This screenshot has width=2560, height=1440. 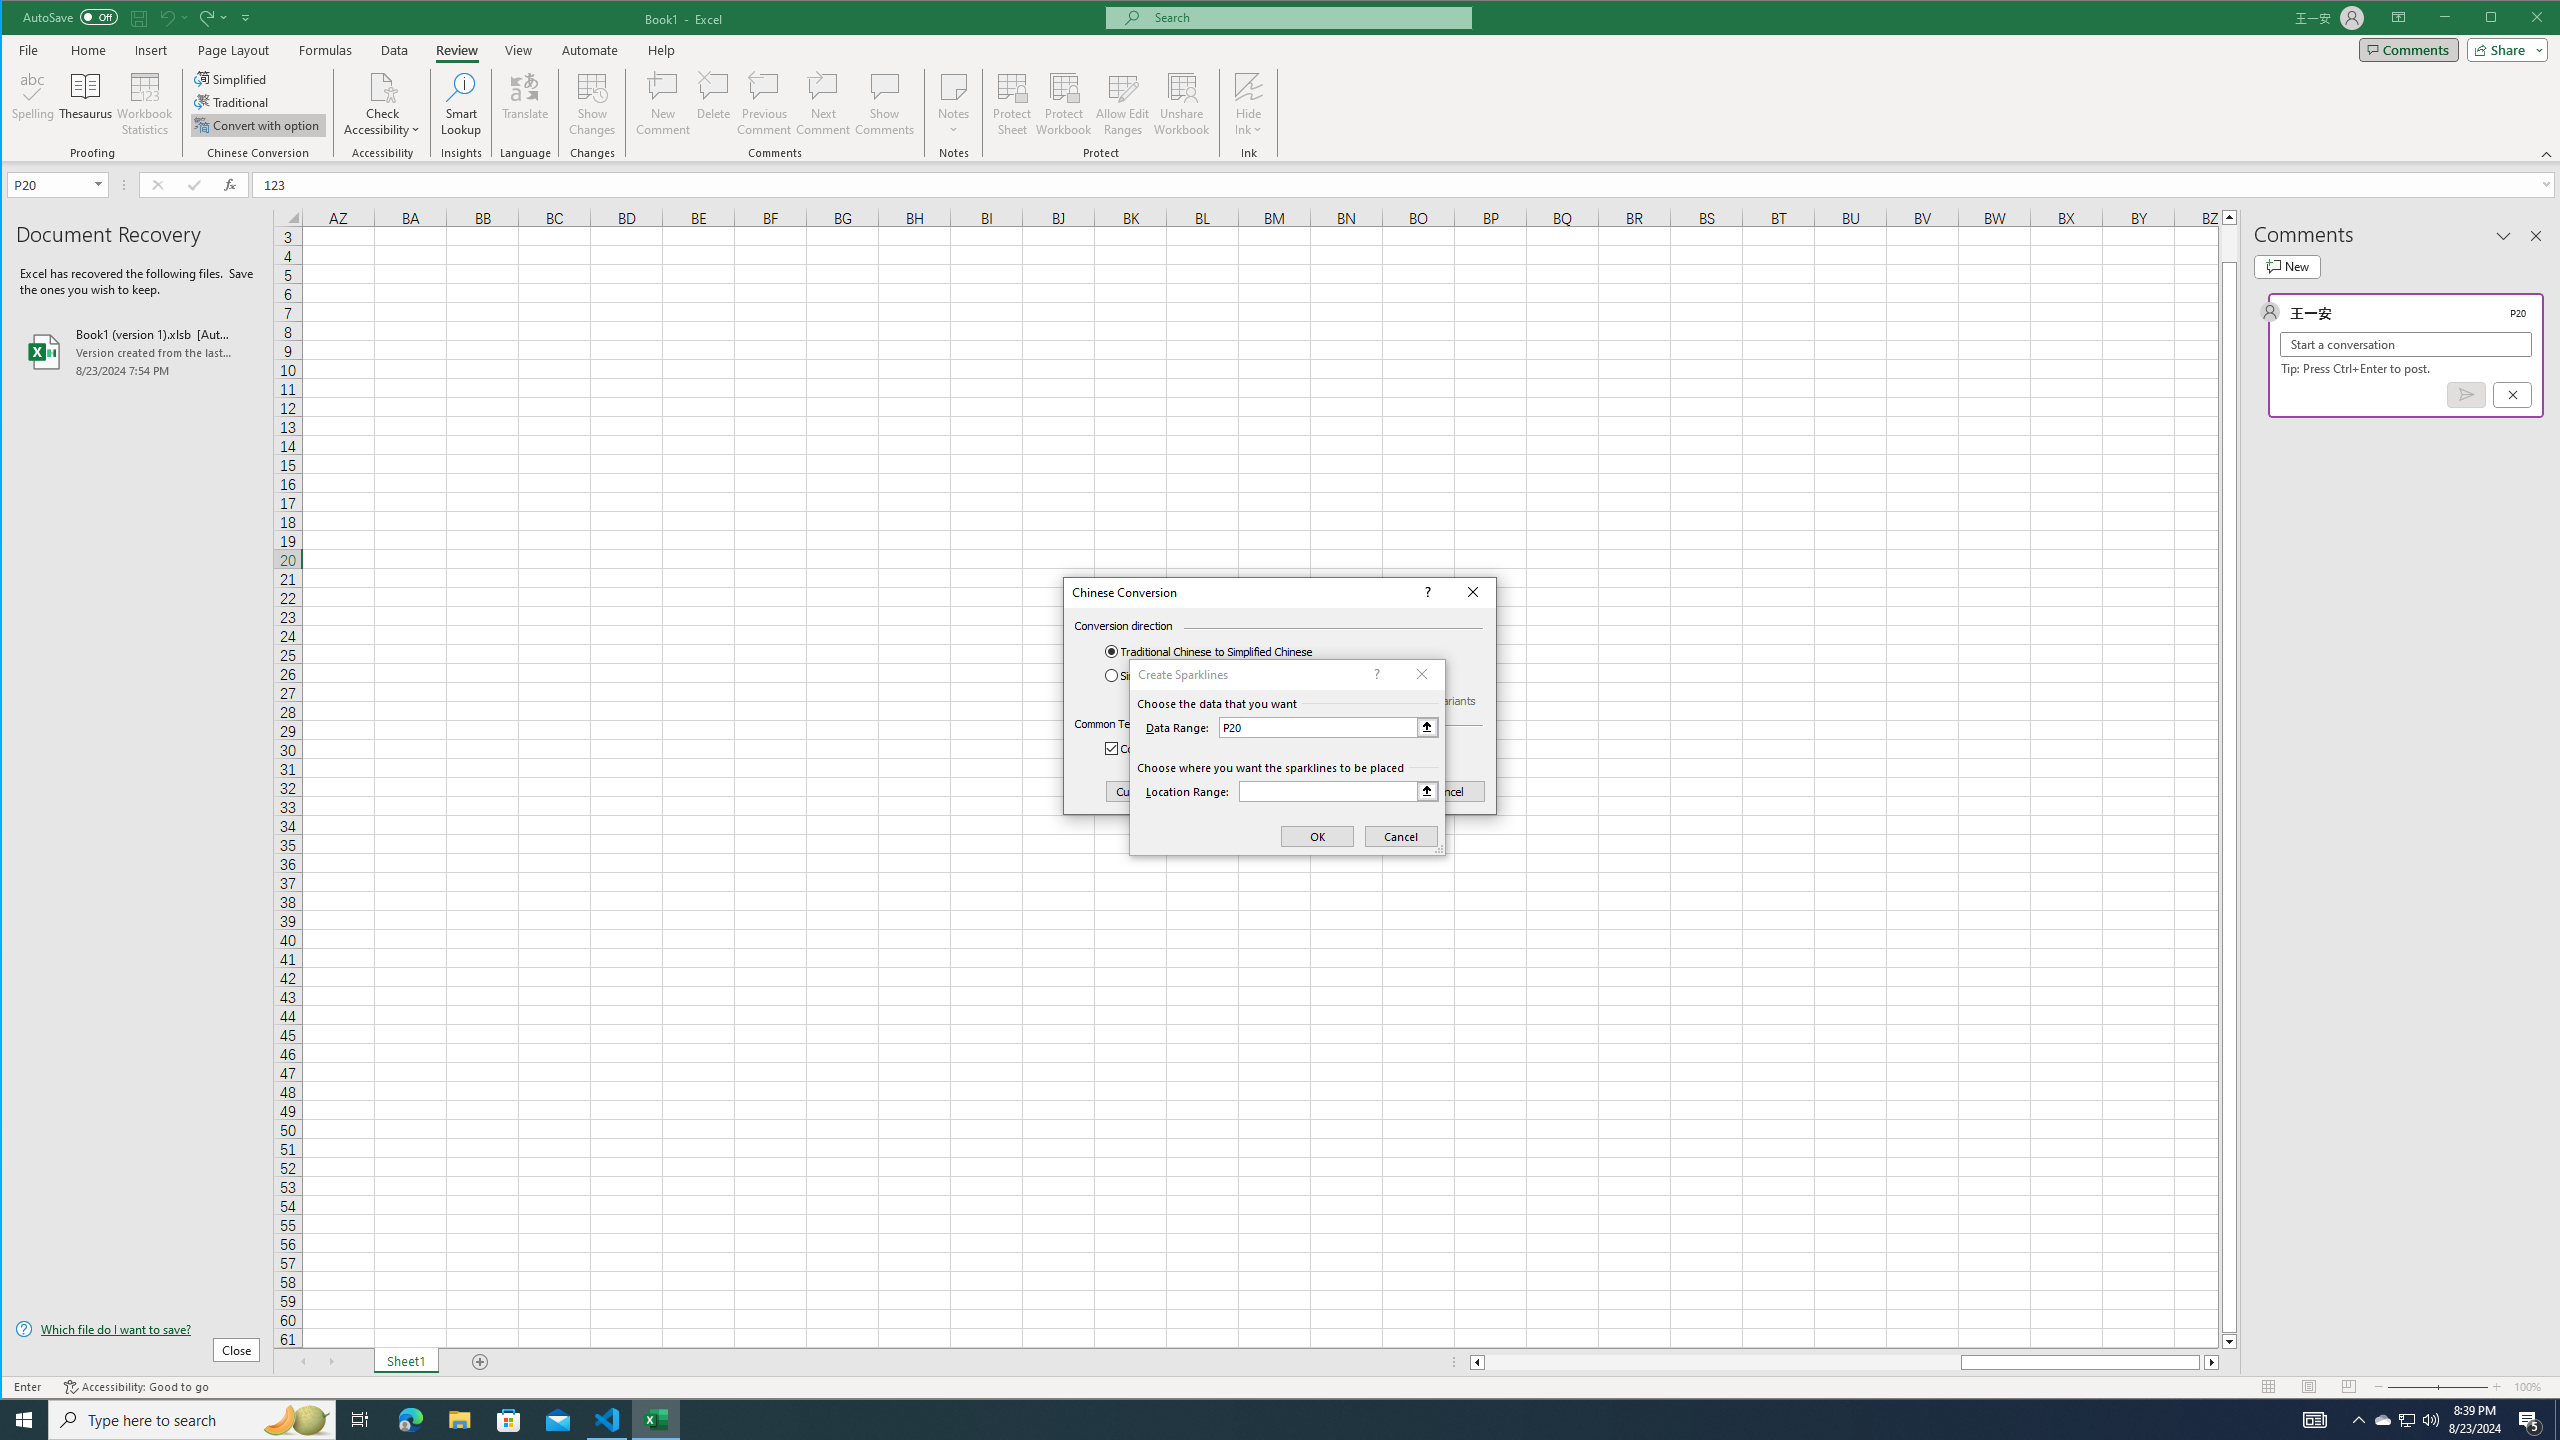 What do you see at coordinates (1179, 748) in the screenshot?
I see `'Convert common terms'` at bounding box center [1179, 748].